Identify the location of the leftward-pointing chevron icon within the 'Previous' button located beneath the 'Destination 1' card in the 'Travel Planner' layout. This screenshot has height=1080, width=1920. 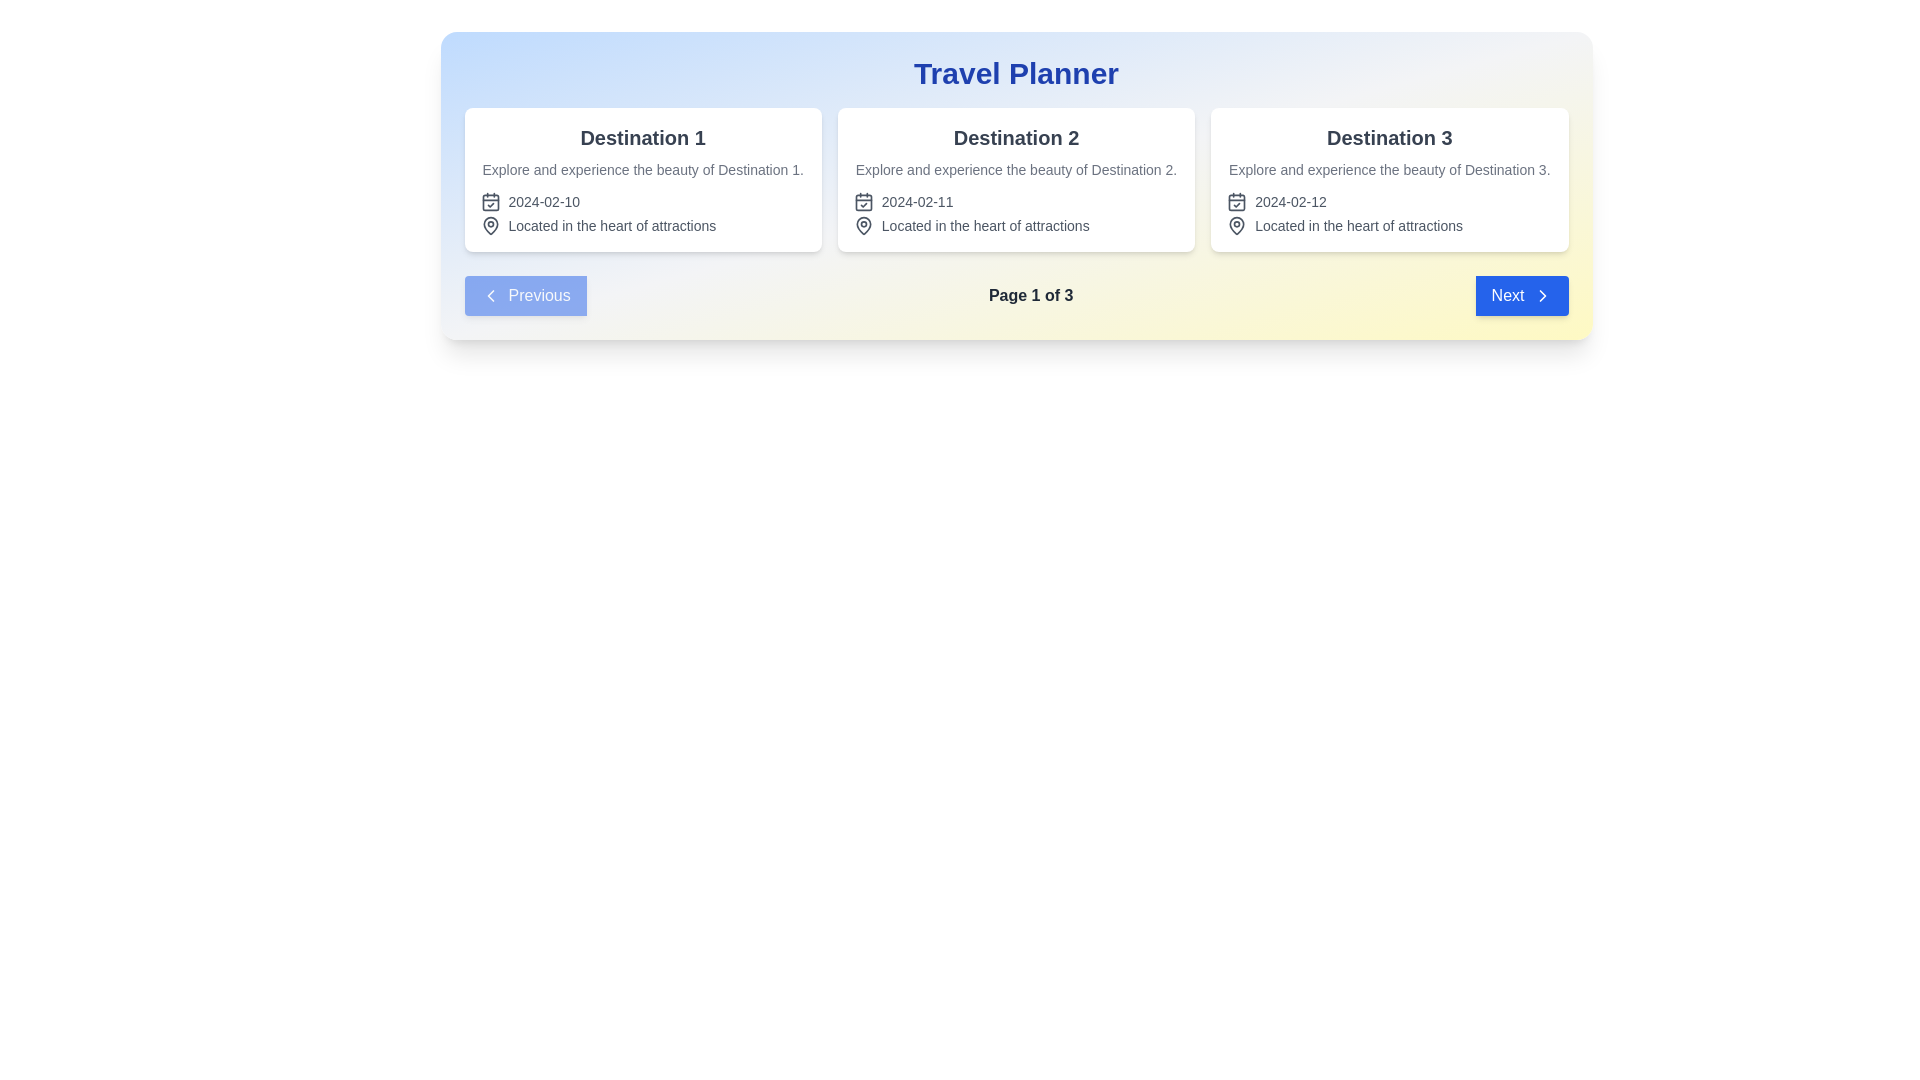
(490, 296).